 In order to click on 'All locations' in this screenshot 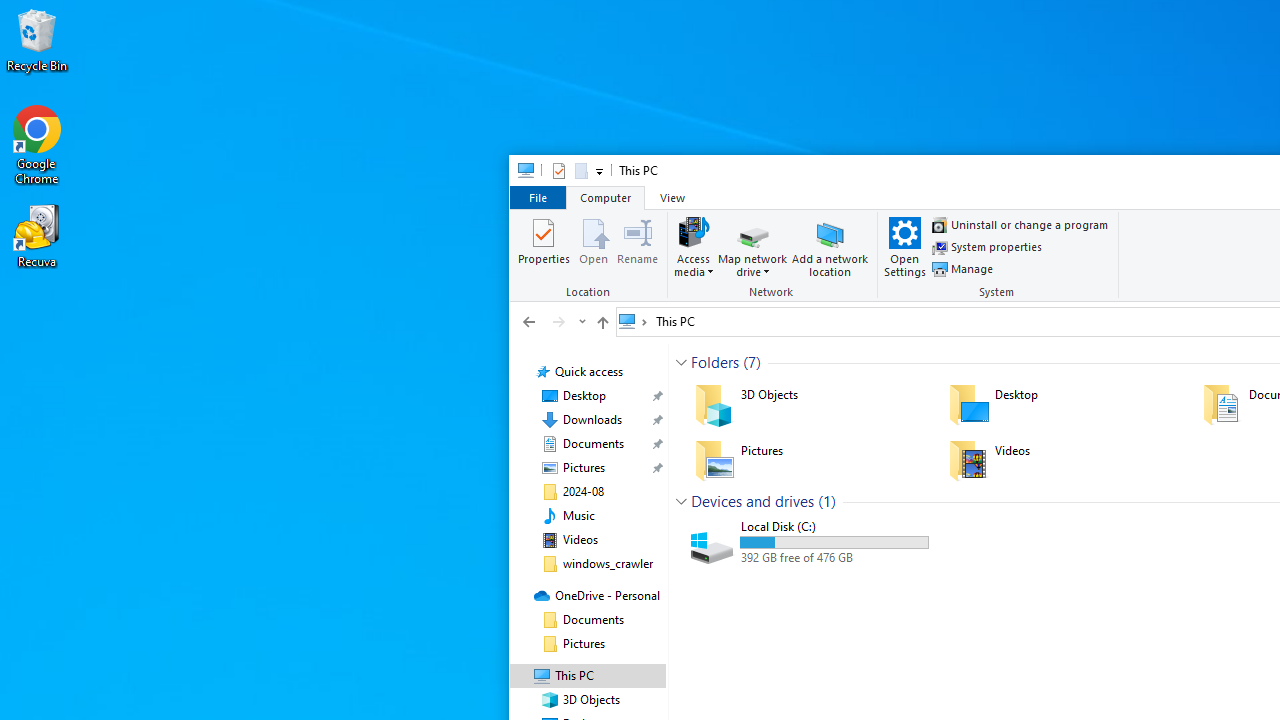, I will do `click(633, 320)`.